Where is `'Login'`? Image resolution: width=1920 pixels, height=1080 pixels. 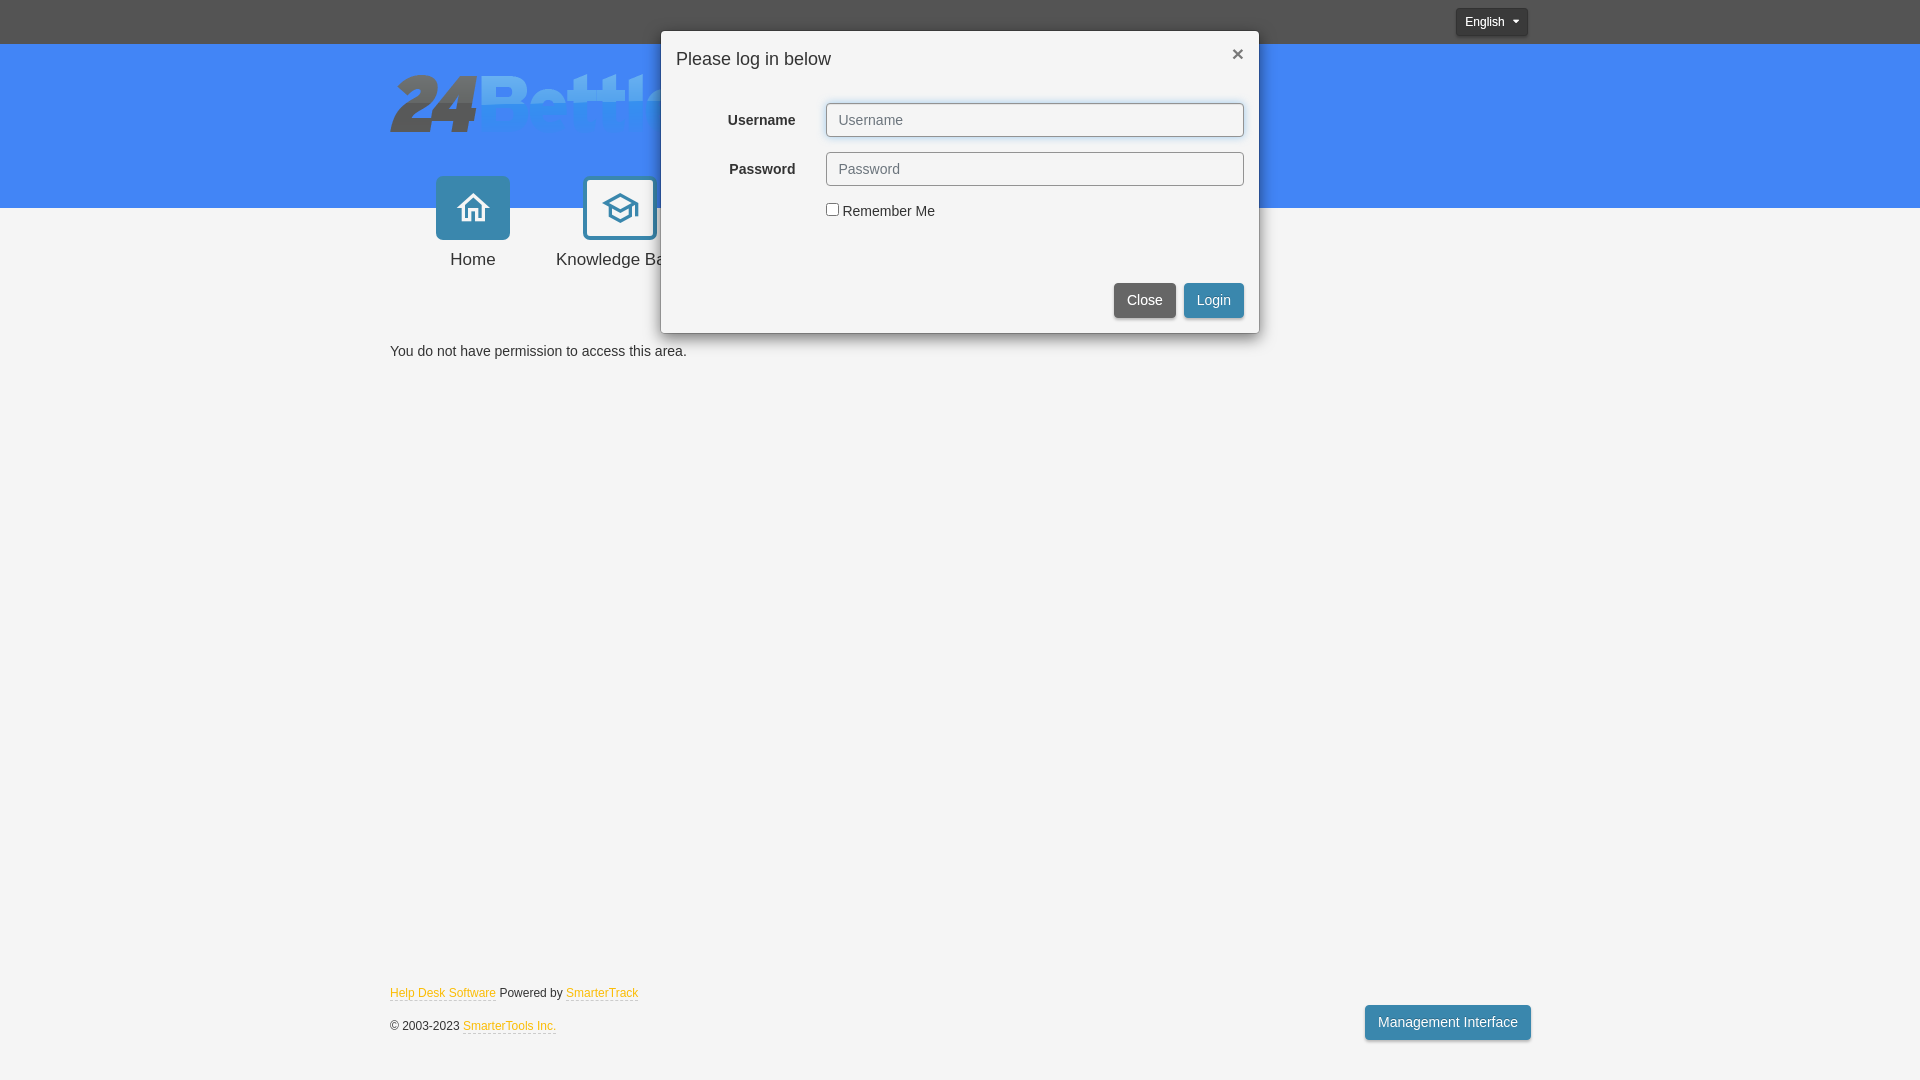 'Login' is located at coordinates (1184, 300).